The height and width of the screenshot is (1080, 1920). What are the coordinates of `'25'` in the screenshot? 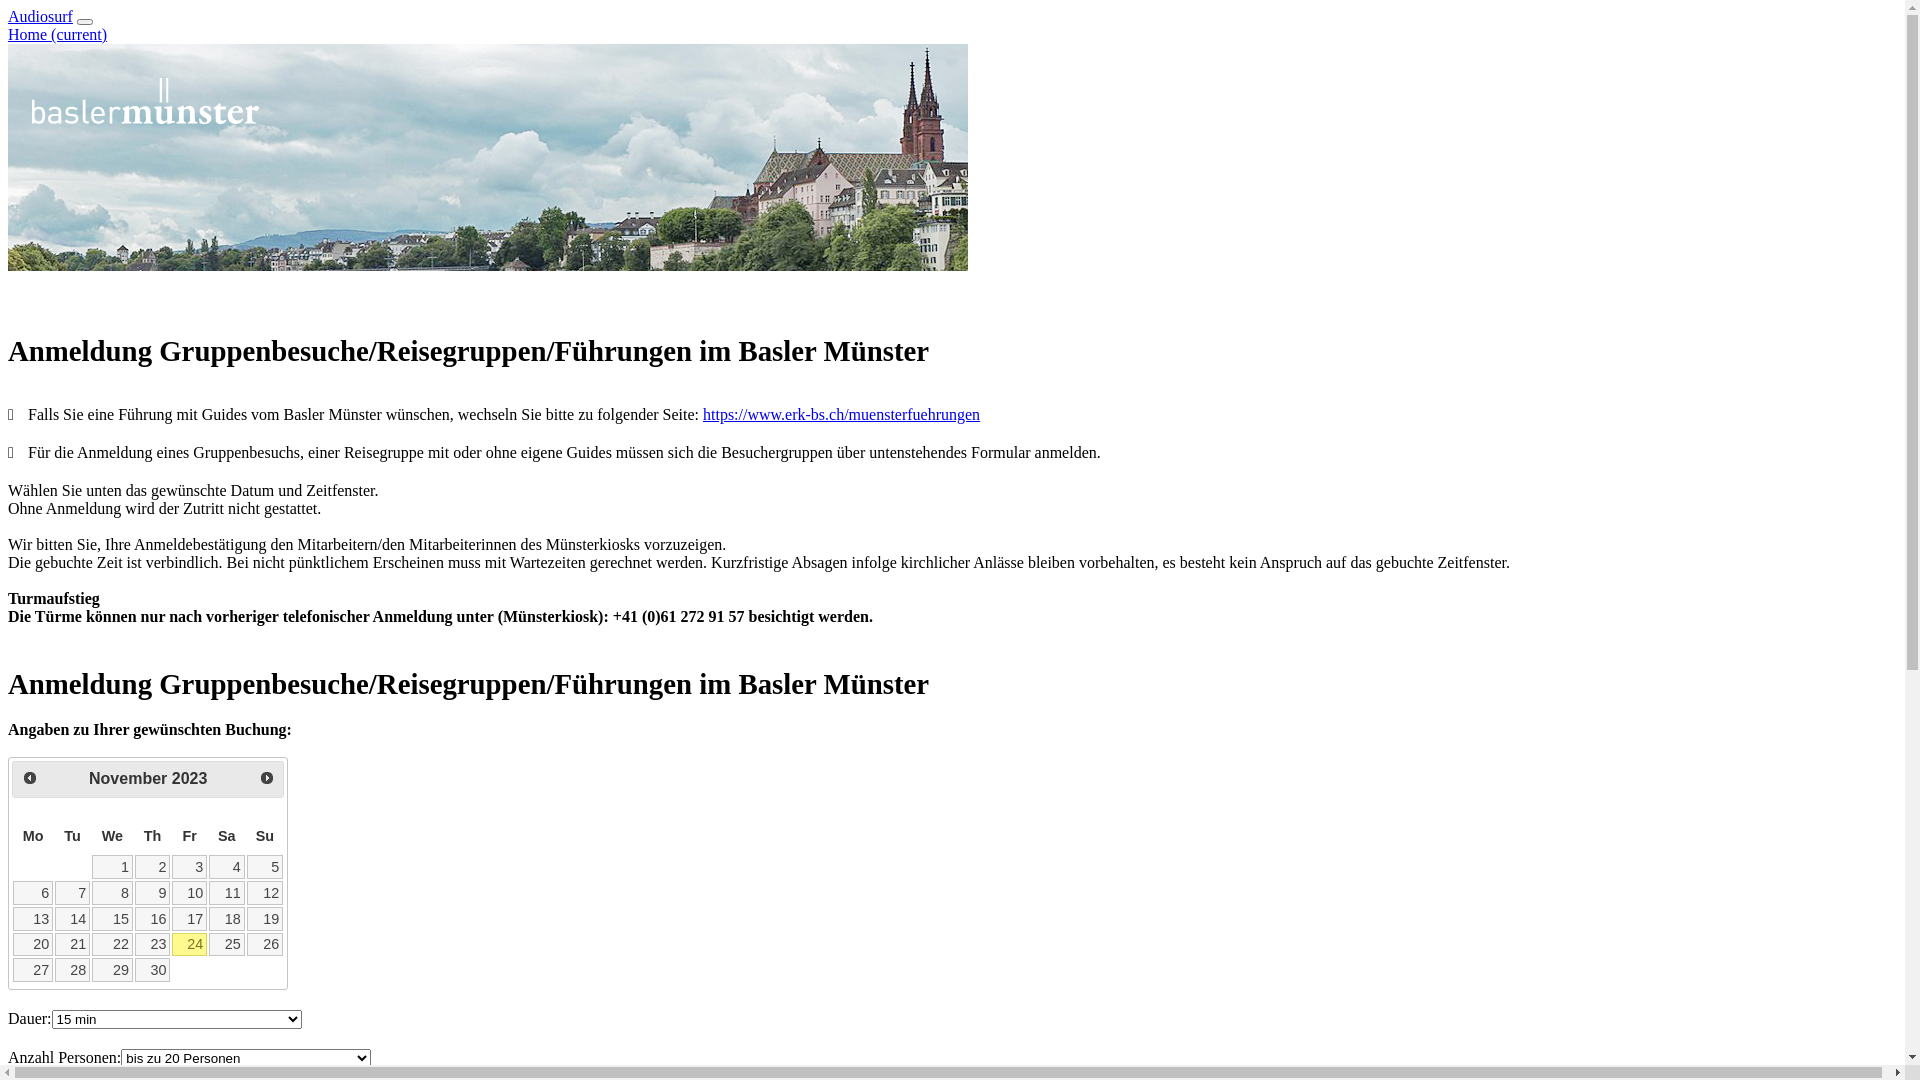 It's located at (226, 945).